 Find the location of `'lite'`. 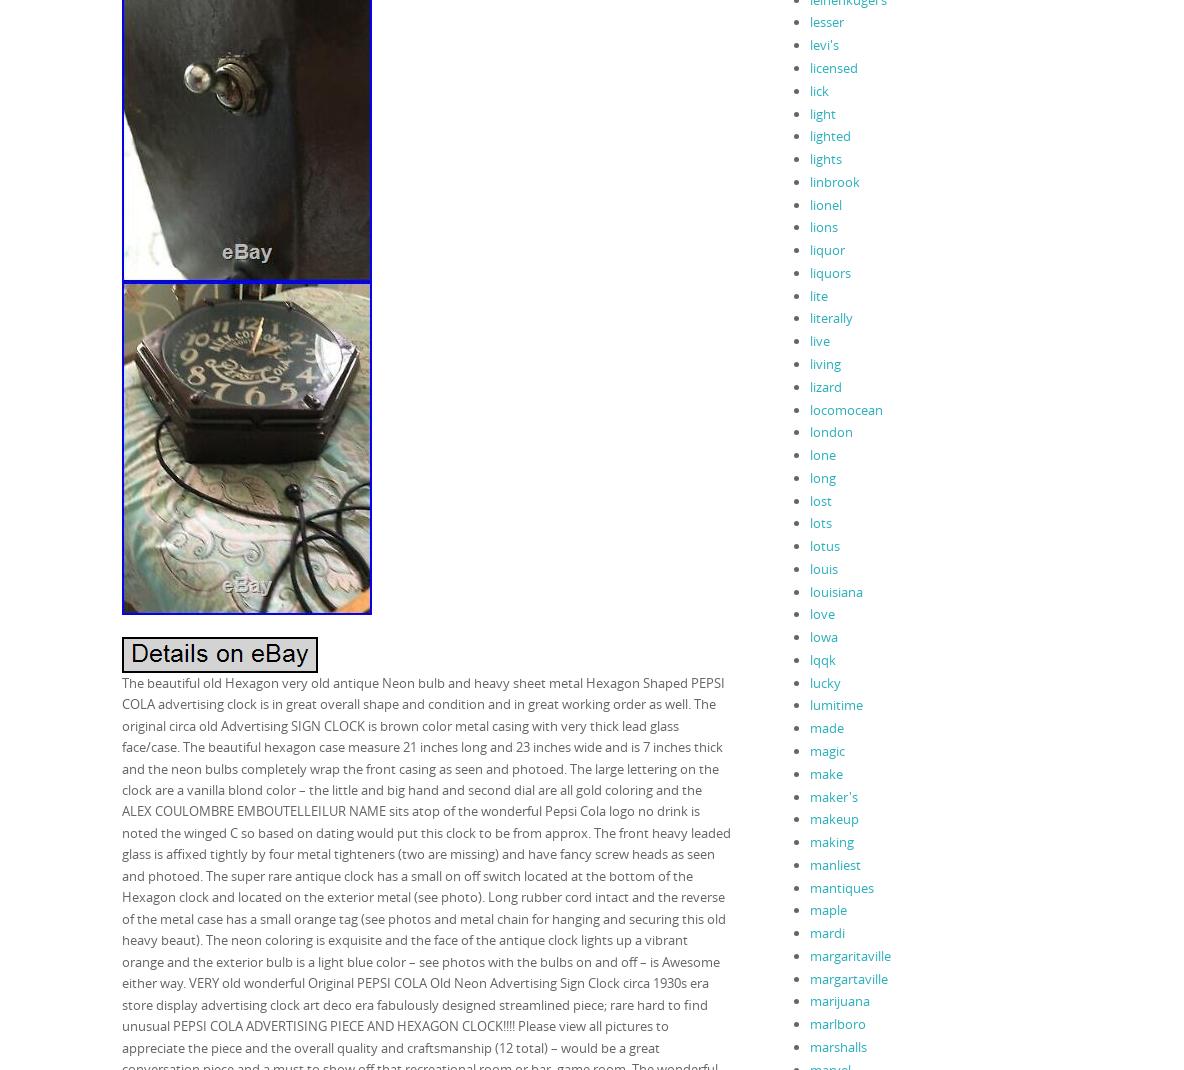

'lite' is located at coordinates (818, 294).